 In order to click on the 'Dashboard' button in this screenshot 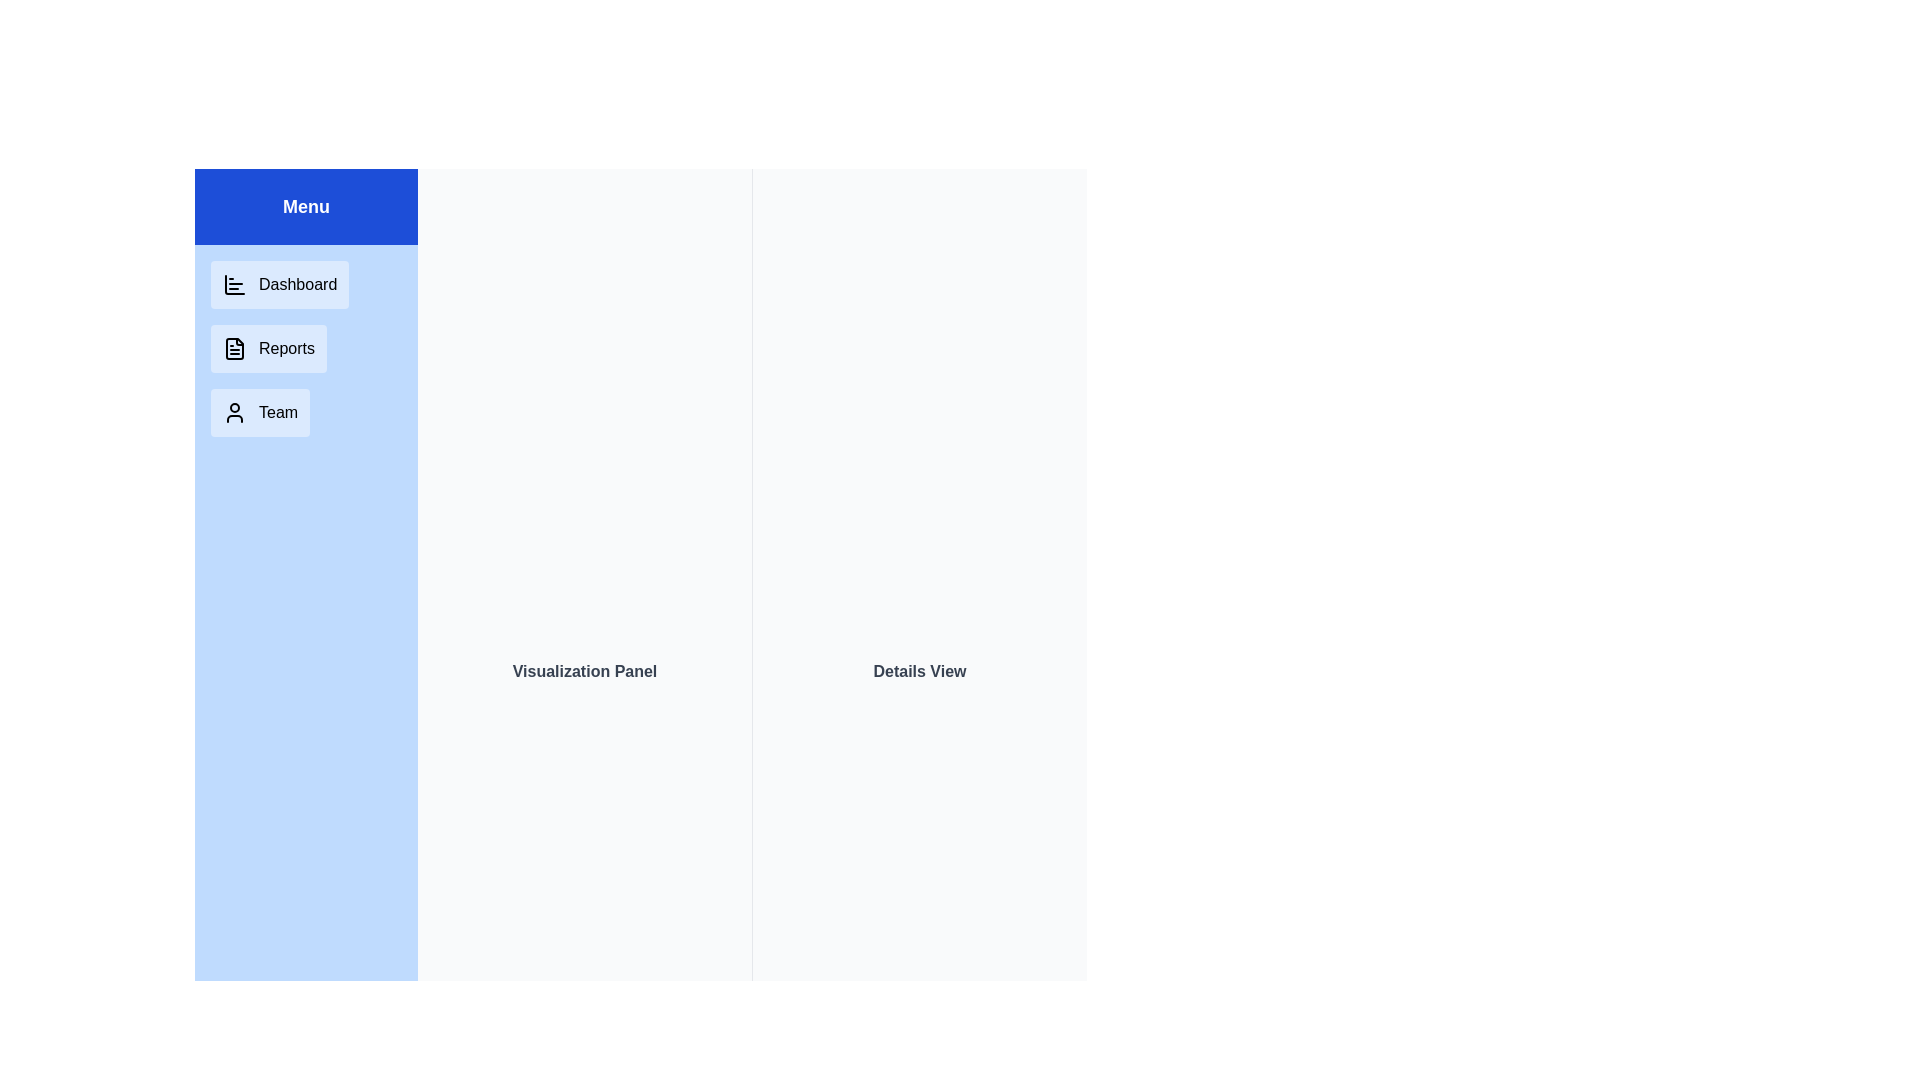, I will do `click(235, 285)`.